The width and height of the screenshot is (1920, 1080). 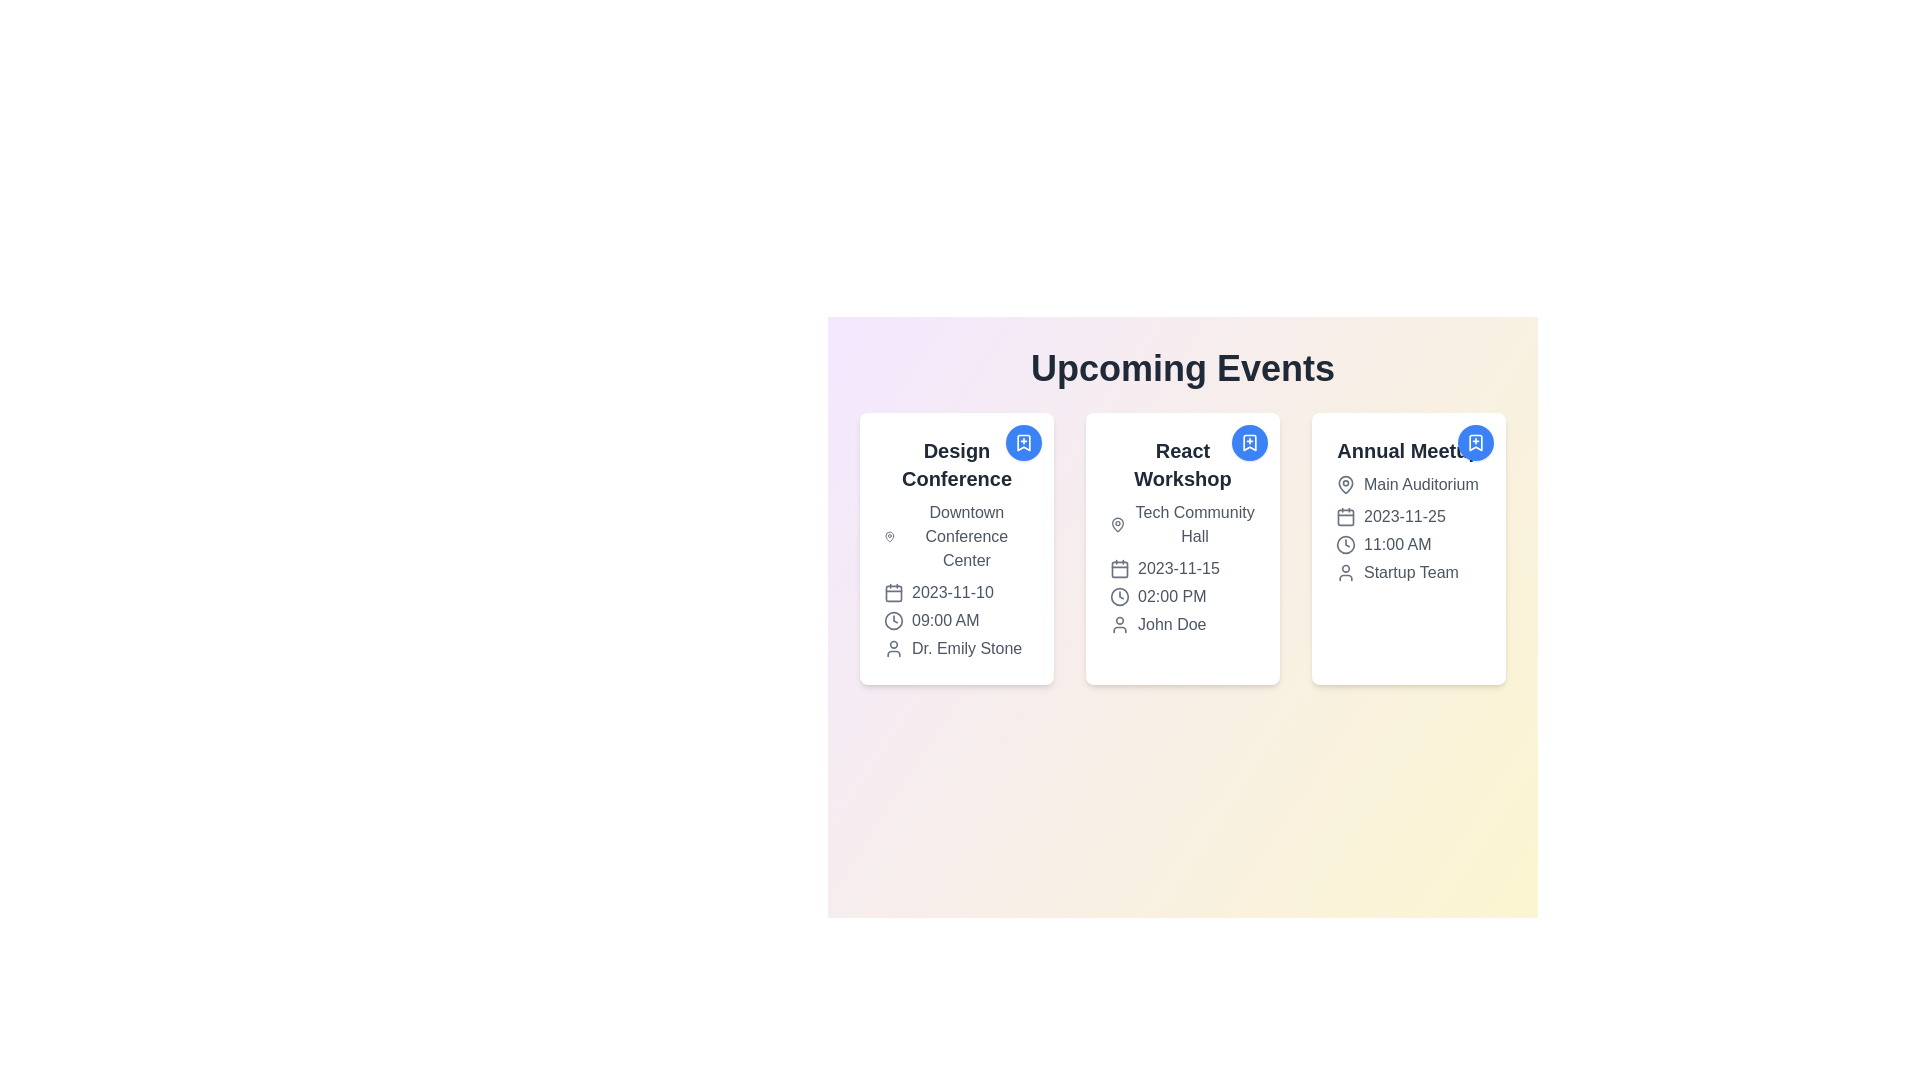 I want to click on details of the event displayed on the middle card in the 'Upcoming Events' section, which includes its title, location, date, time, and host, so click(x=1182, y=548).